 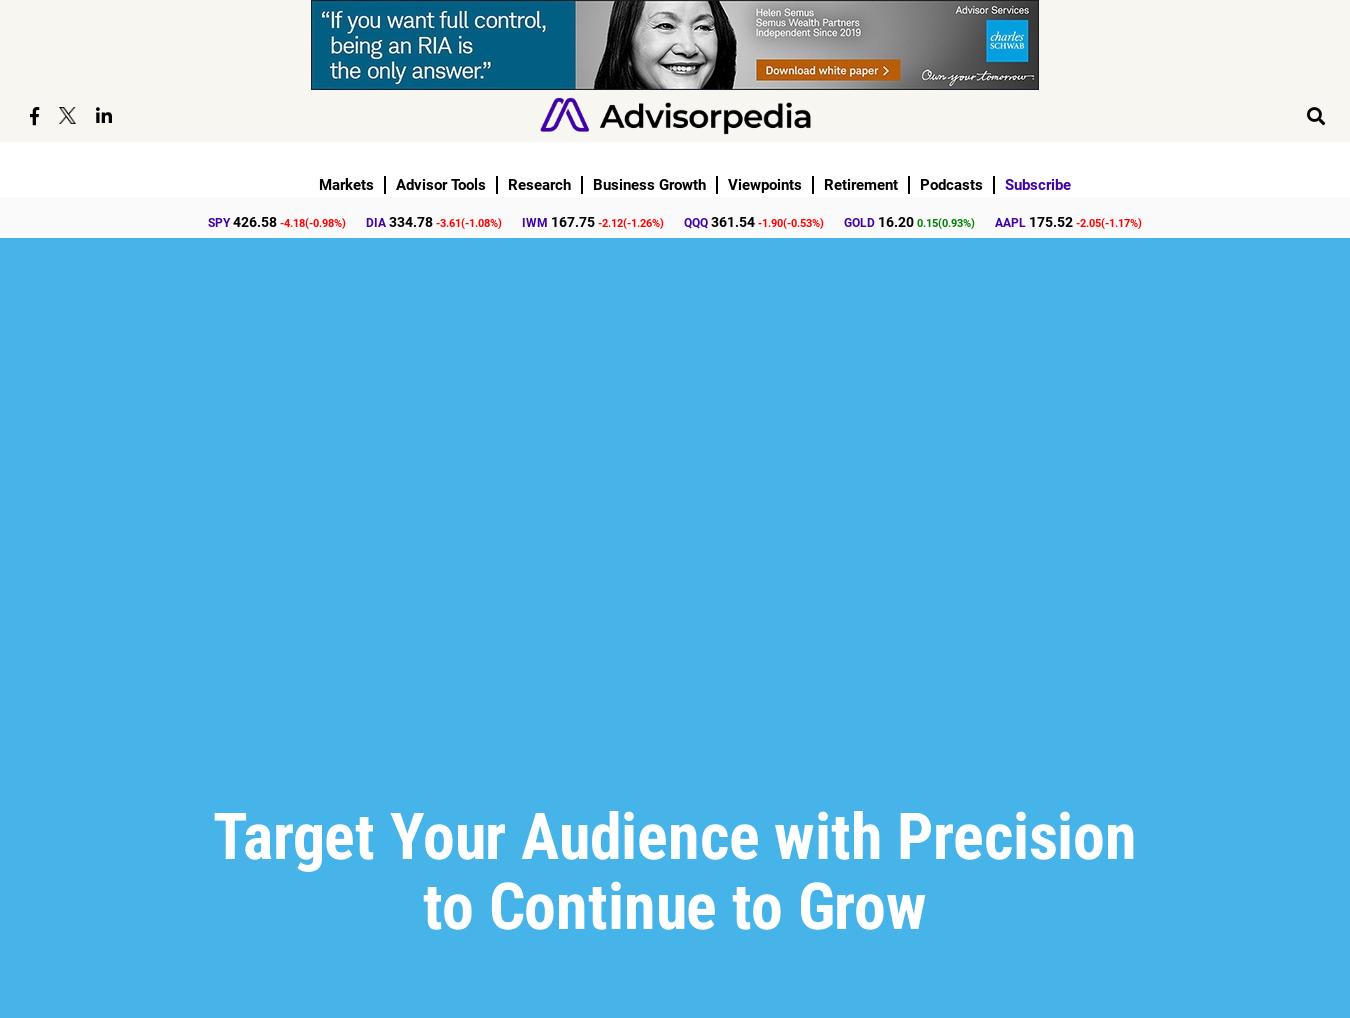 I want to click on '-1.26', so click(x=639, y=222).